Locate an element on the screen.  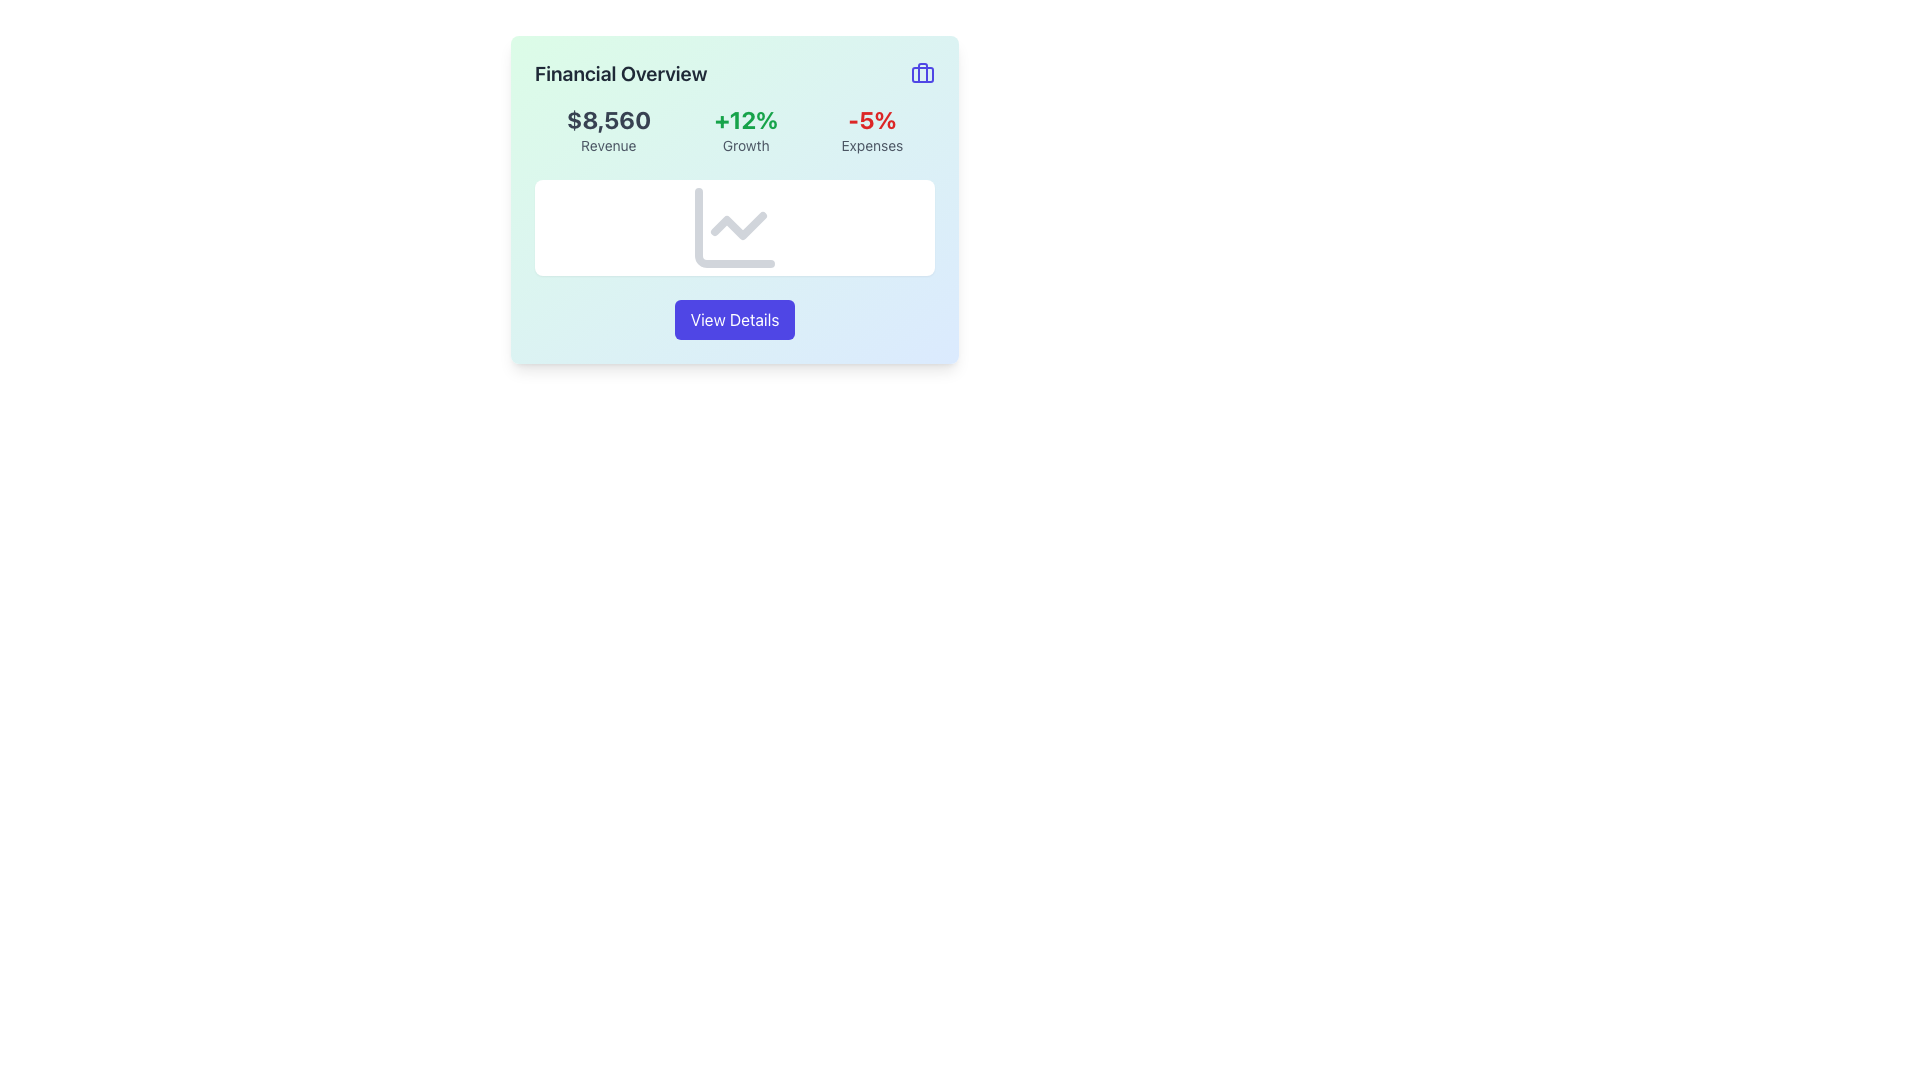
the Informational Text Block displaying the numerical value '$8,560' and the label 'Revenue', which is styled in bold and large font, located on the left side of the row in the Financial Overview section is located at coordinates (607, 130).